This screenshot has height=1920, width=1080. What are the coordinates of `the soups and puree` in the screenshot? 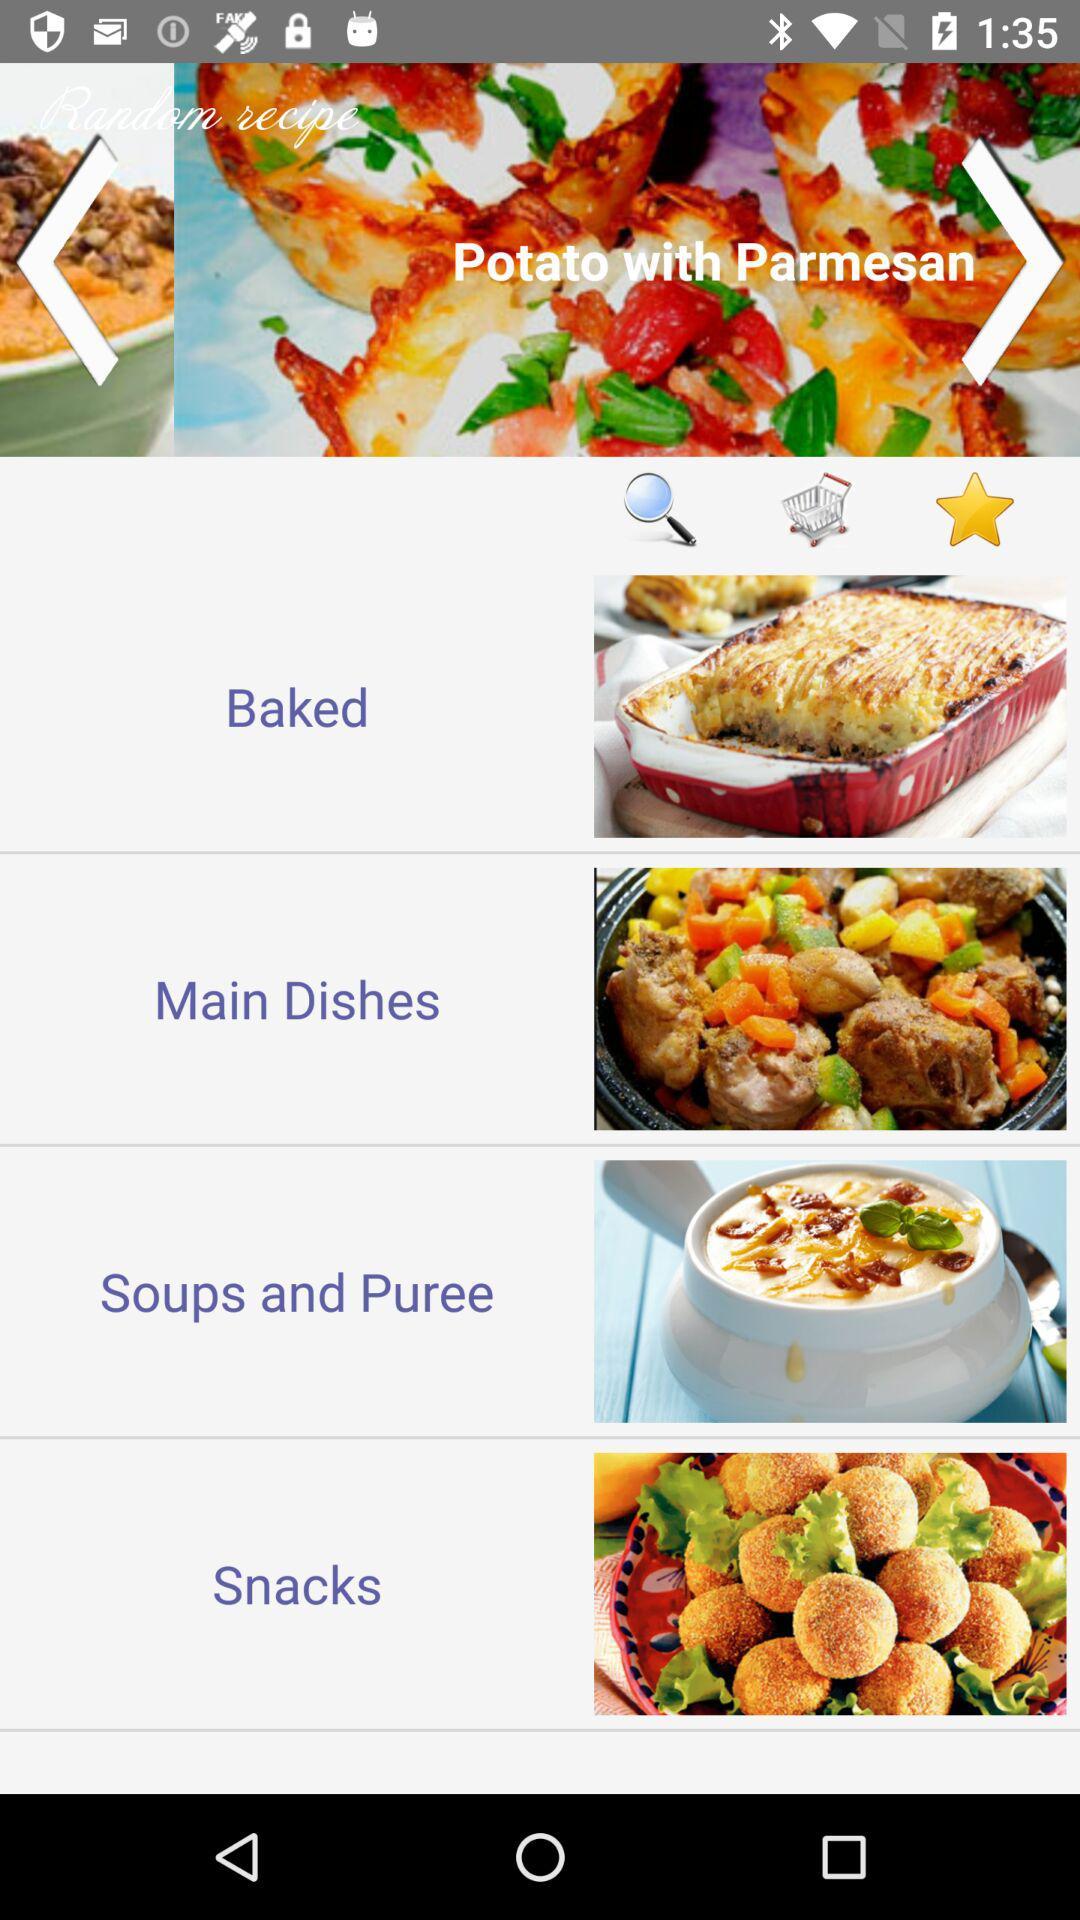 It's located at (297, 1291).